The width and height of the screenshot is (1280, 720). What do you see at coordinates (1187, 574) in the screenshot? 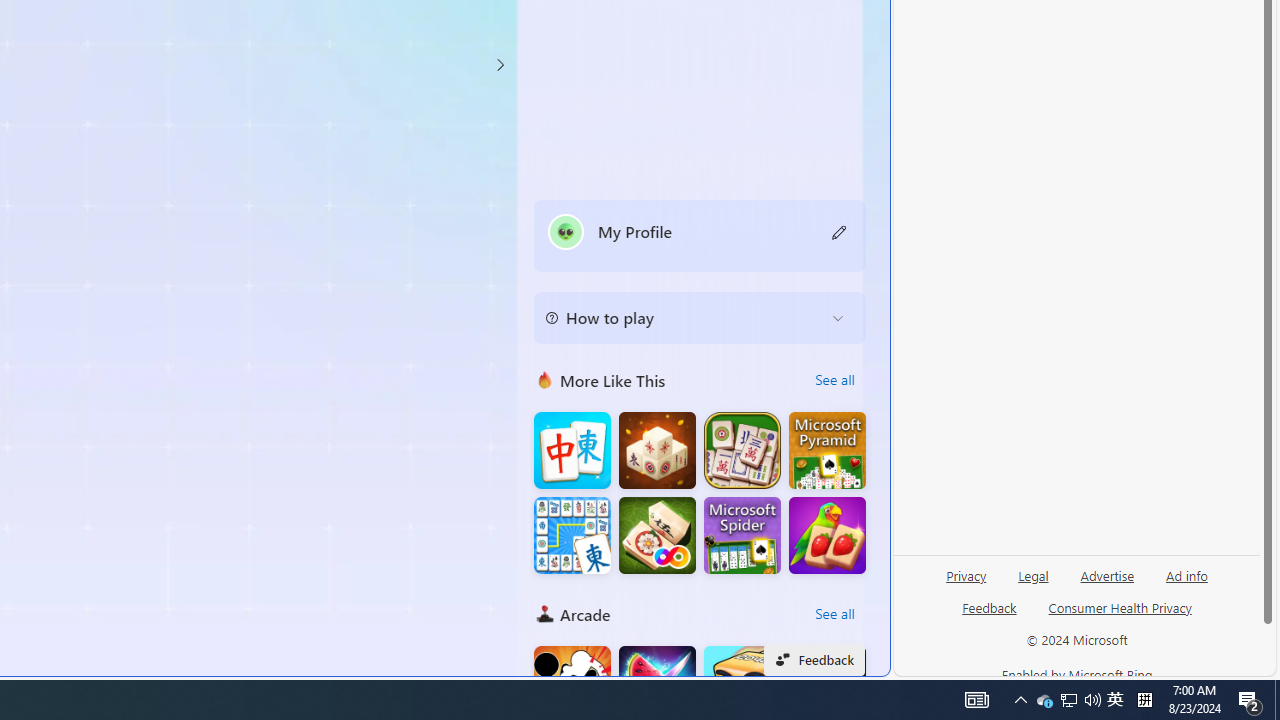
I see `'Ad info'` at bounding box center [1187, 574].